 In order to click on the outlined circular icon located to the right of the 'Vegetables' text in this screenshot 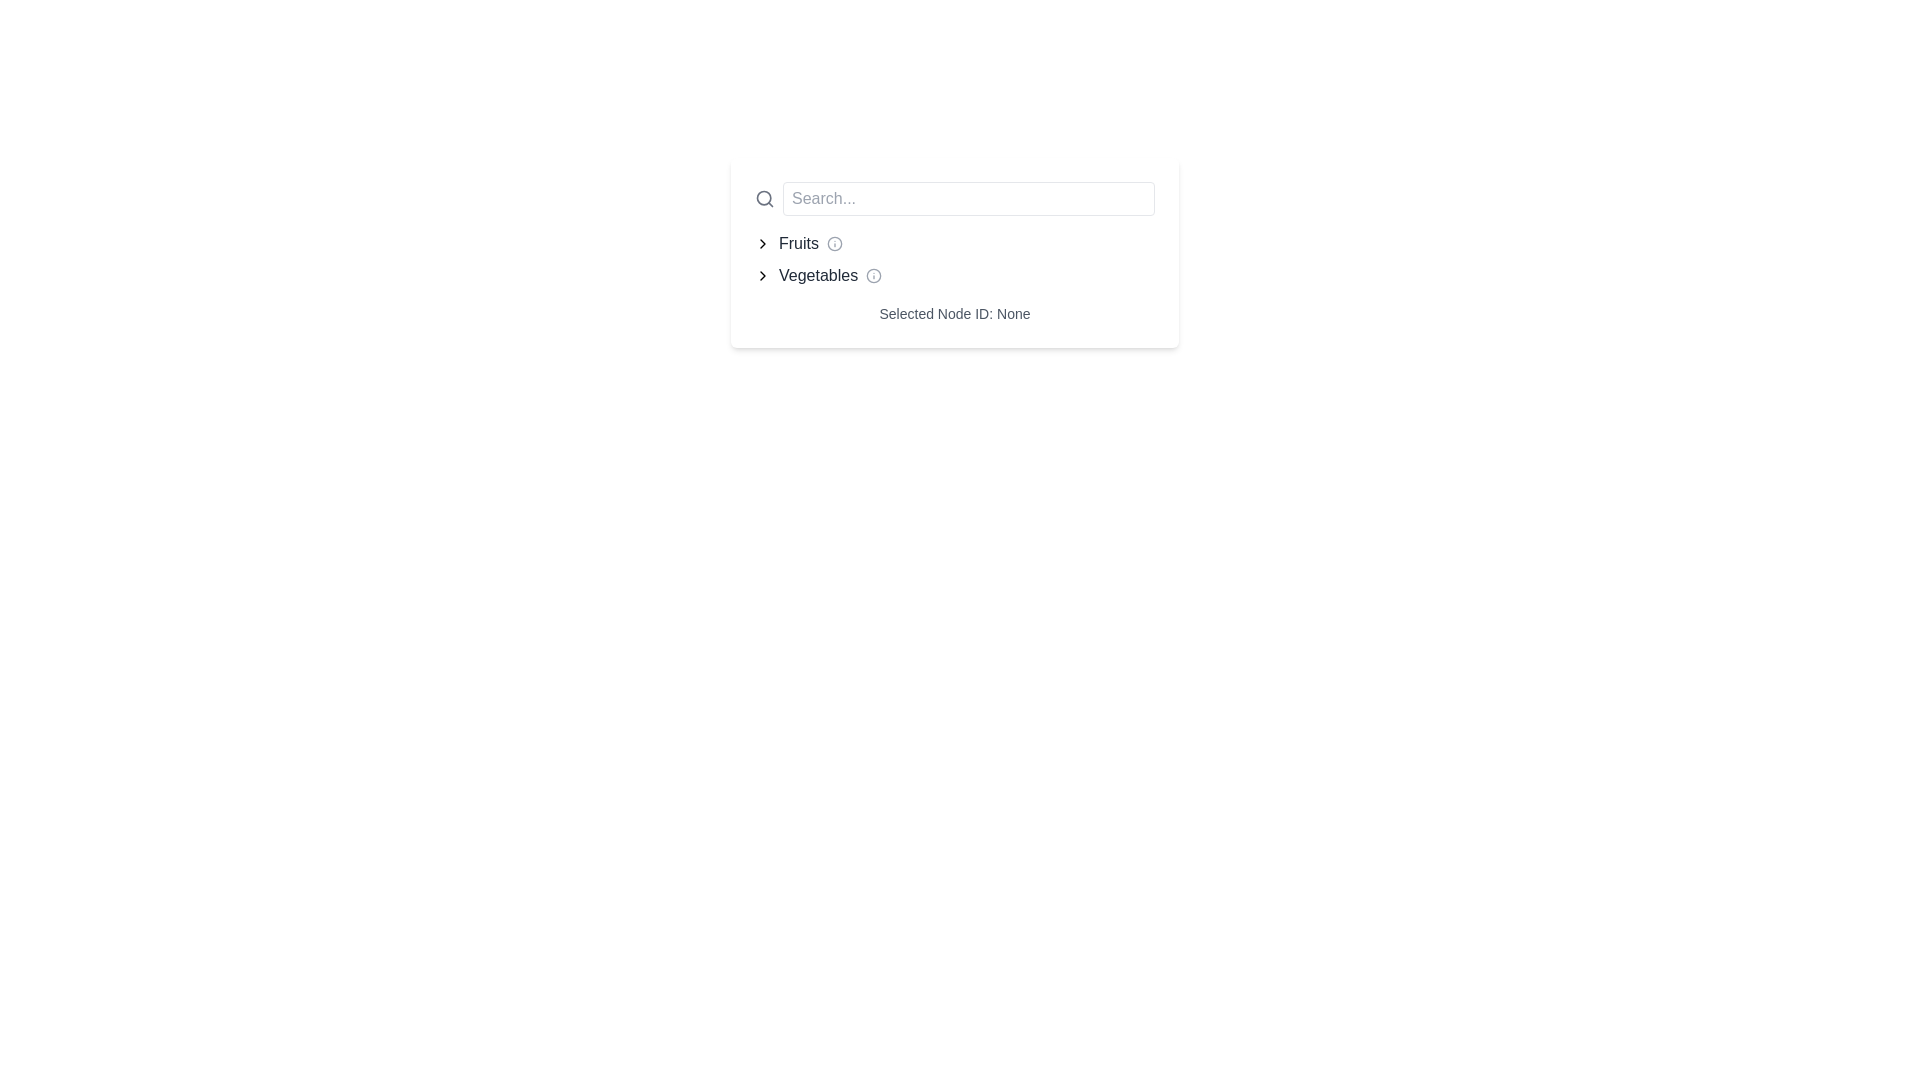, I will do `click(874, 276)`.